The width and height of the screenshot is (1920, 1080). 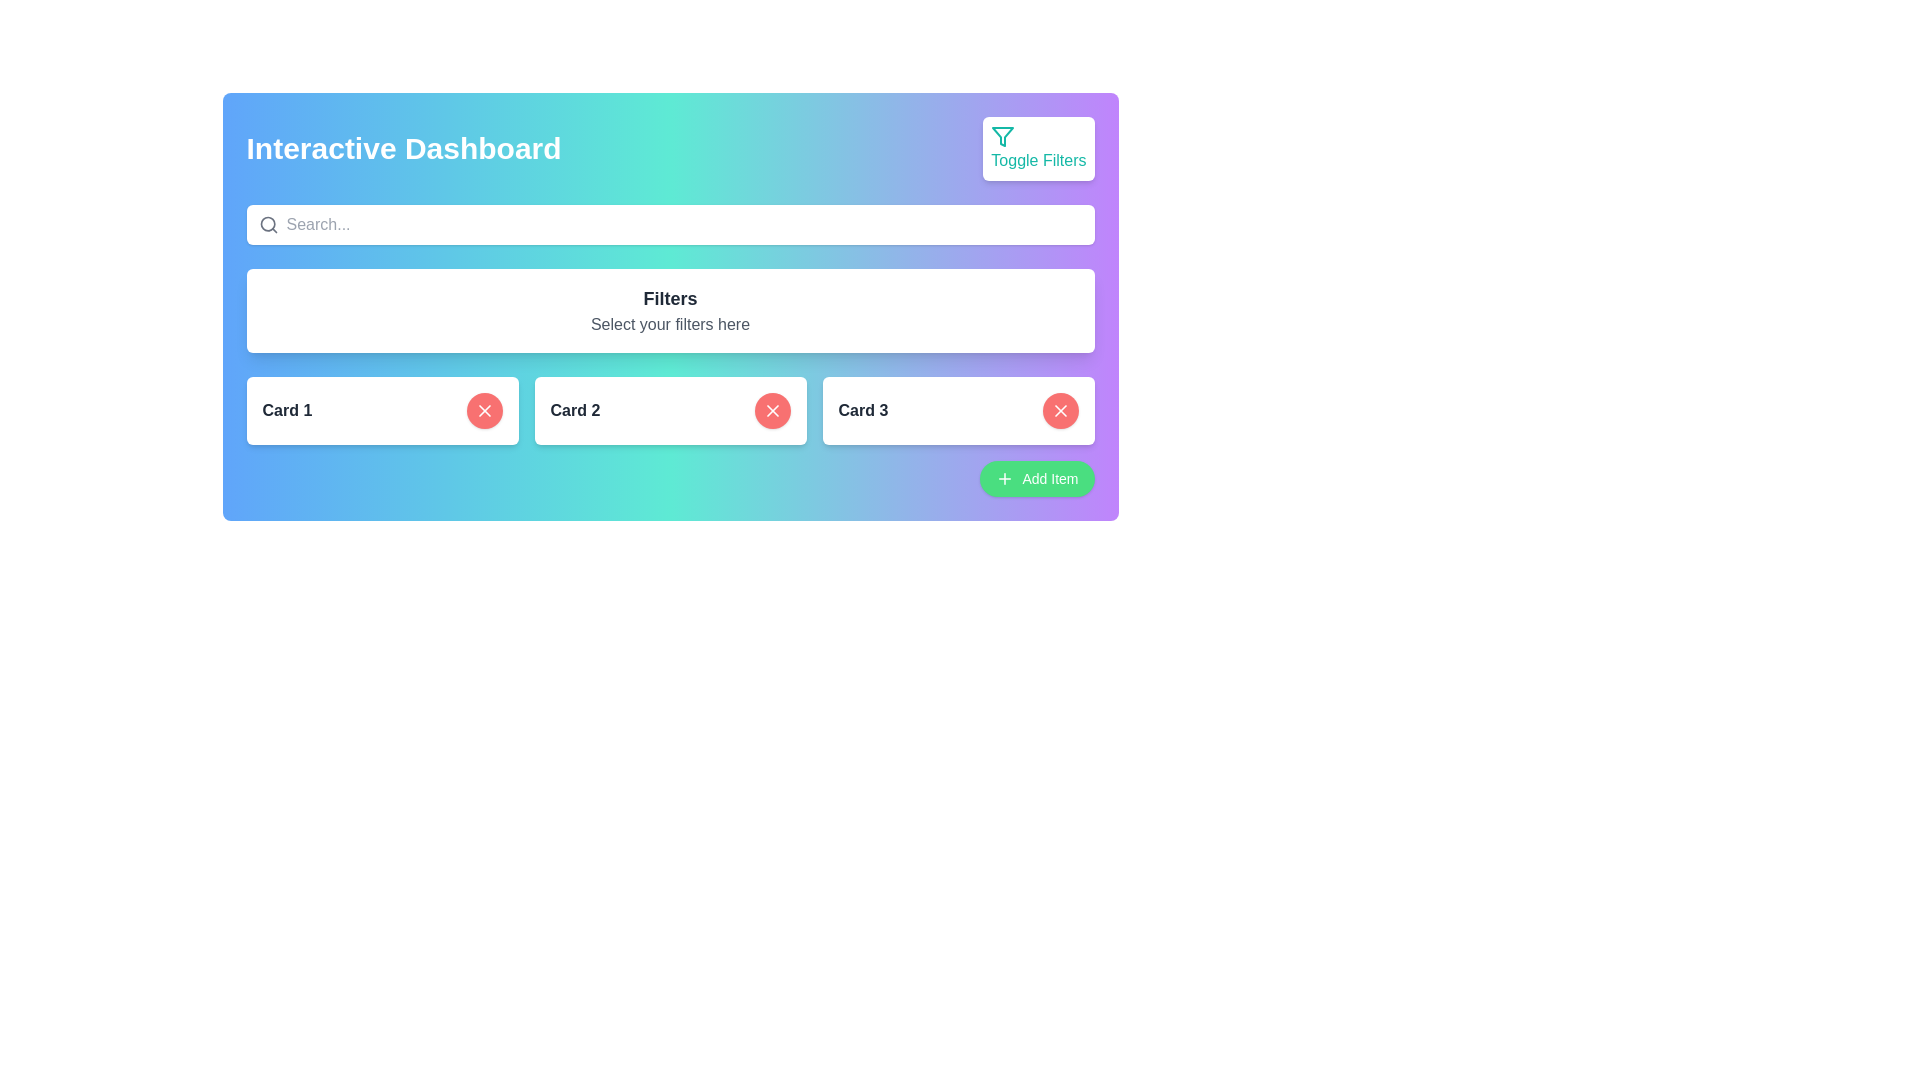 What do you see at coordinates (402, 148) in the screenshot?
I see `the 'Interactive Dashboard' heading label element, which is a bold, white font header located at the top-left of the interface against a blue and green gradient background` at bounding box center [402, 148].